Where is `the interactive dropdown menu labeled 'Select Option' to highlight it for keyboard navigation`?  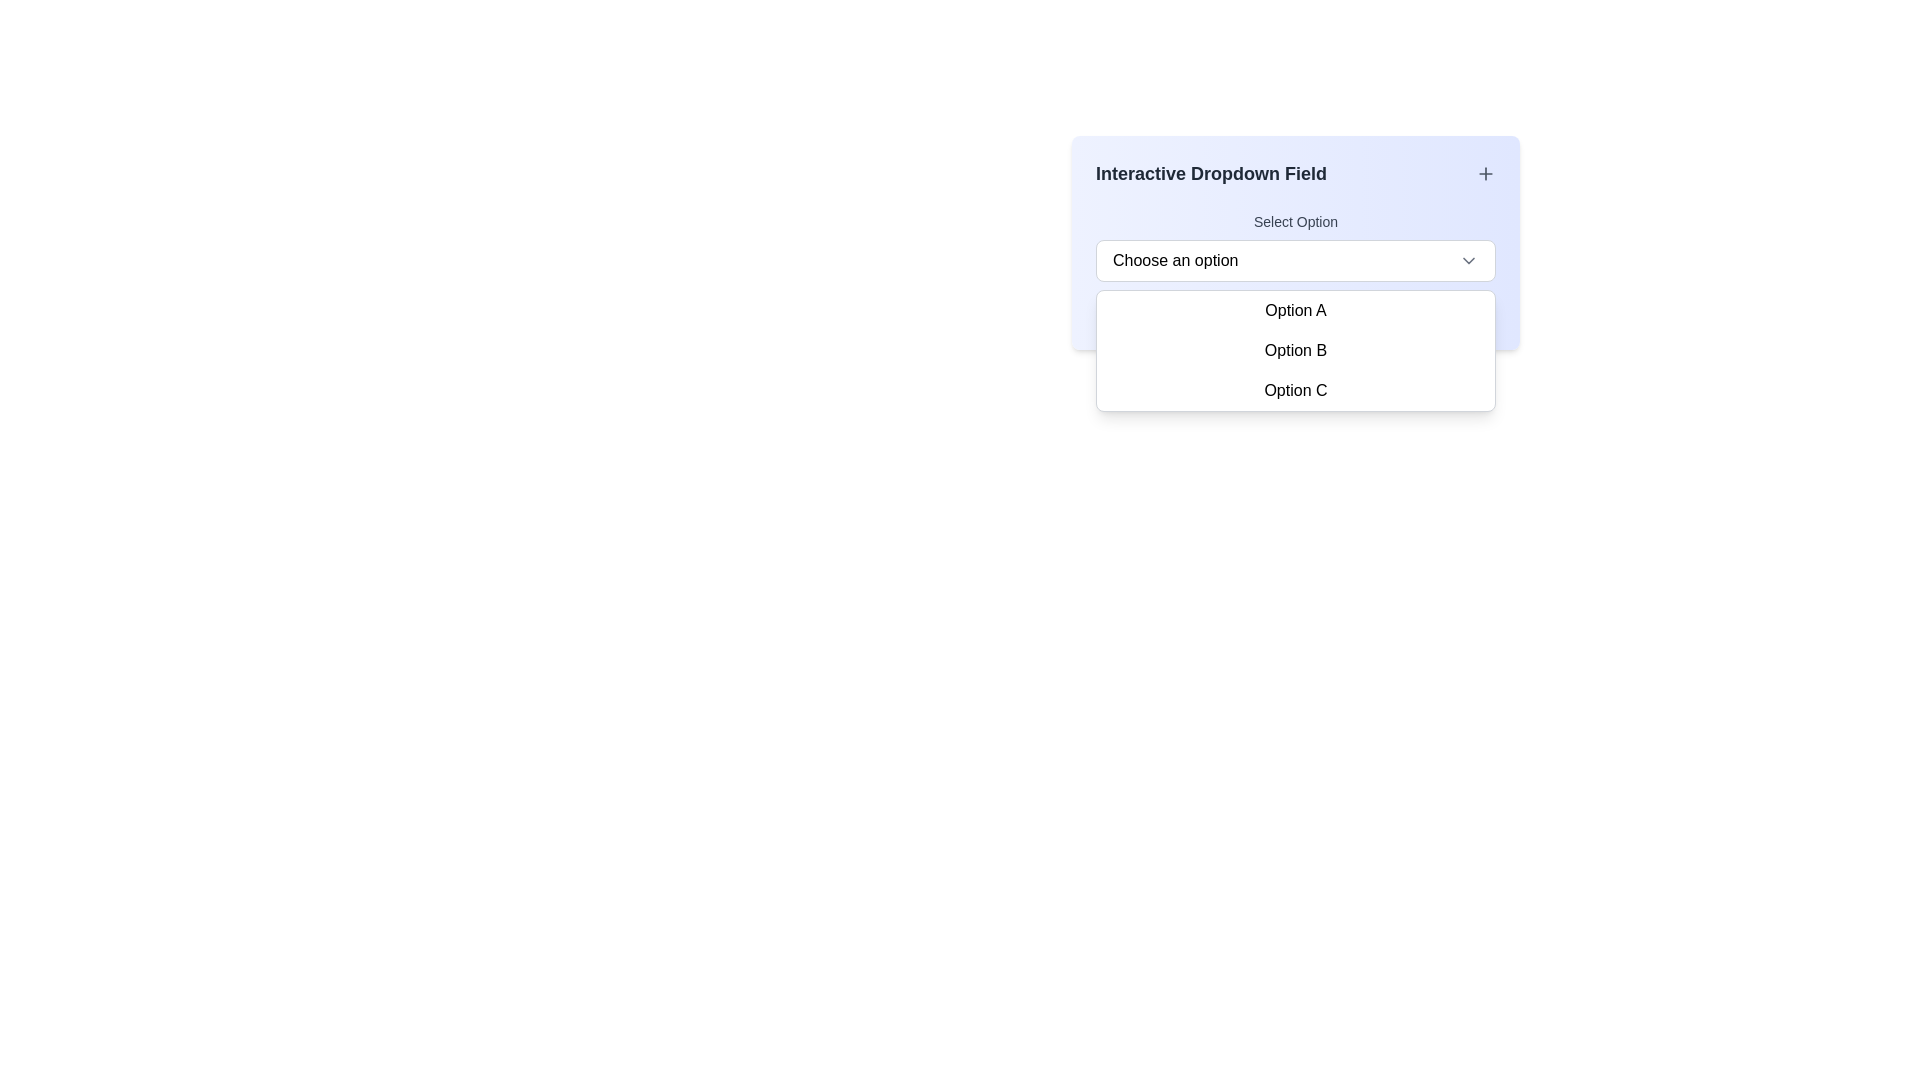 the interactive dropdown menu labeled 'Select Option' to highlight it for keyboard navigation is located at coordinates (1296, 242).